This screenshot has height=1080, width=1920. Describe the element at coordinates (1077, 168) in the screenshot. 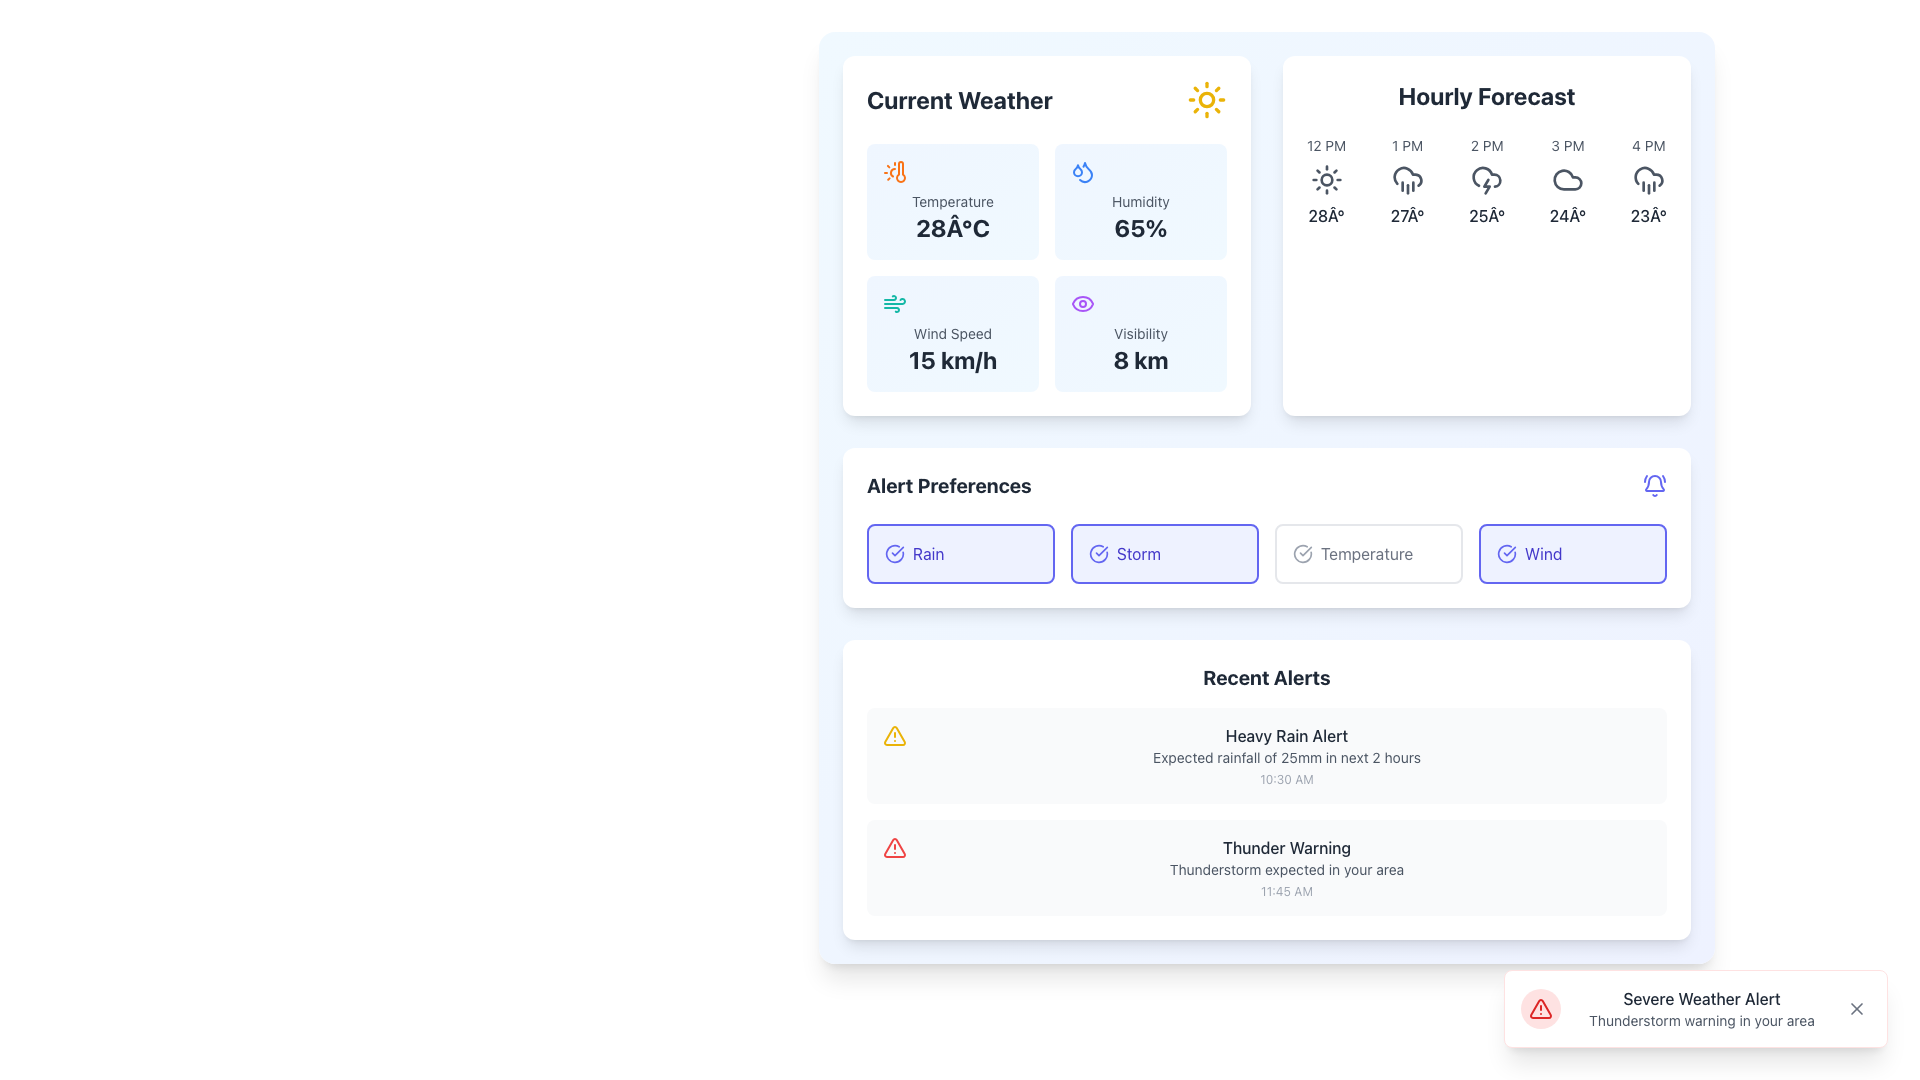

I see `the weather icon representing precipitation or water droplets located in the upper-right portion of the interface, near the 'Current Weather' module` at that location.